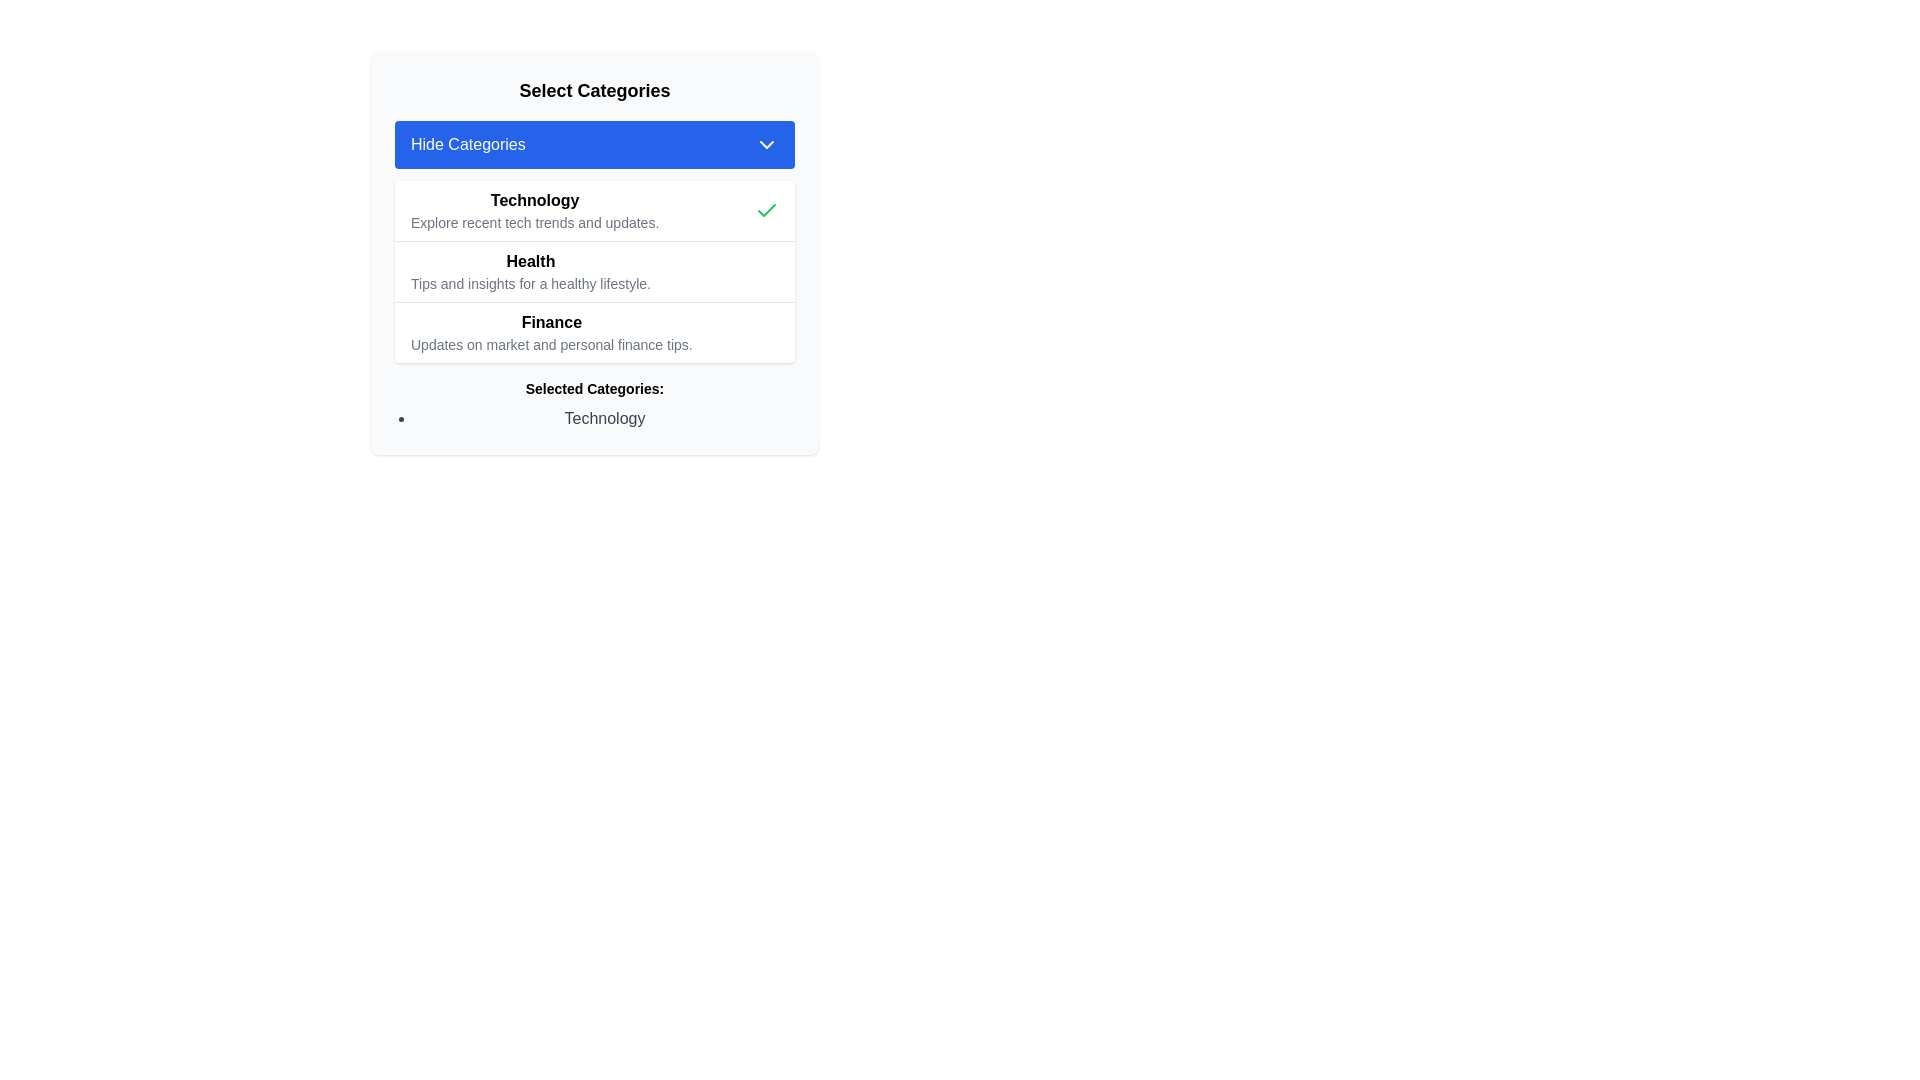 The height and width of the screenshot is (1080, 1920). I want to click on the informational text element about the 'Technology' category, located below the 'Hide Categories' header and above the 'Health' section, so click(535, 211).